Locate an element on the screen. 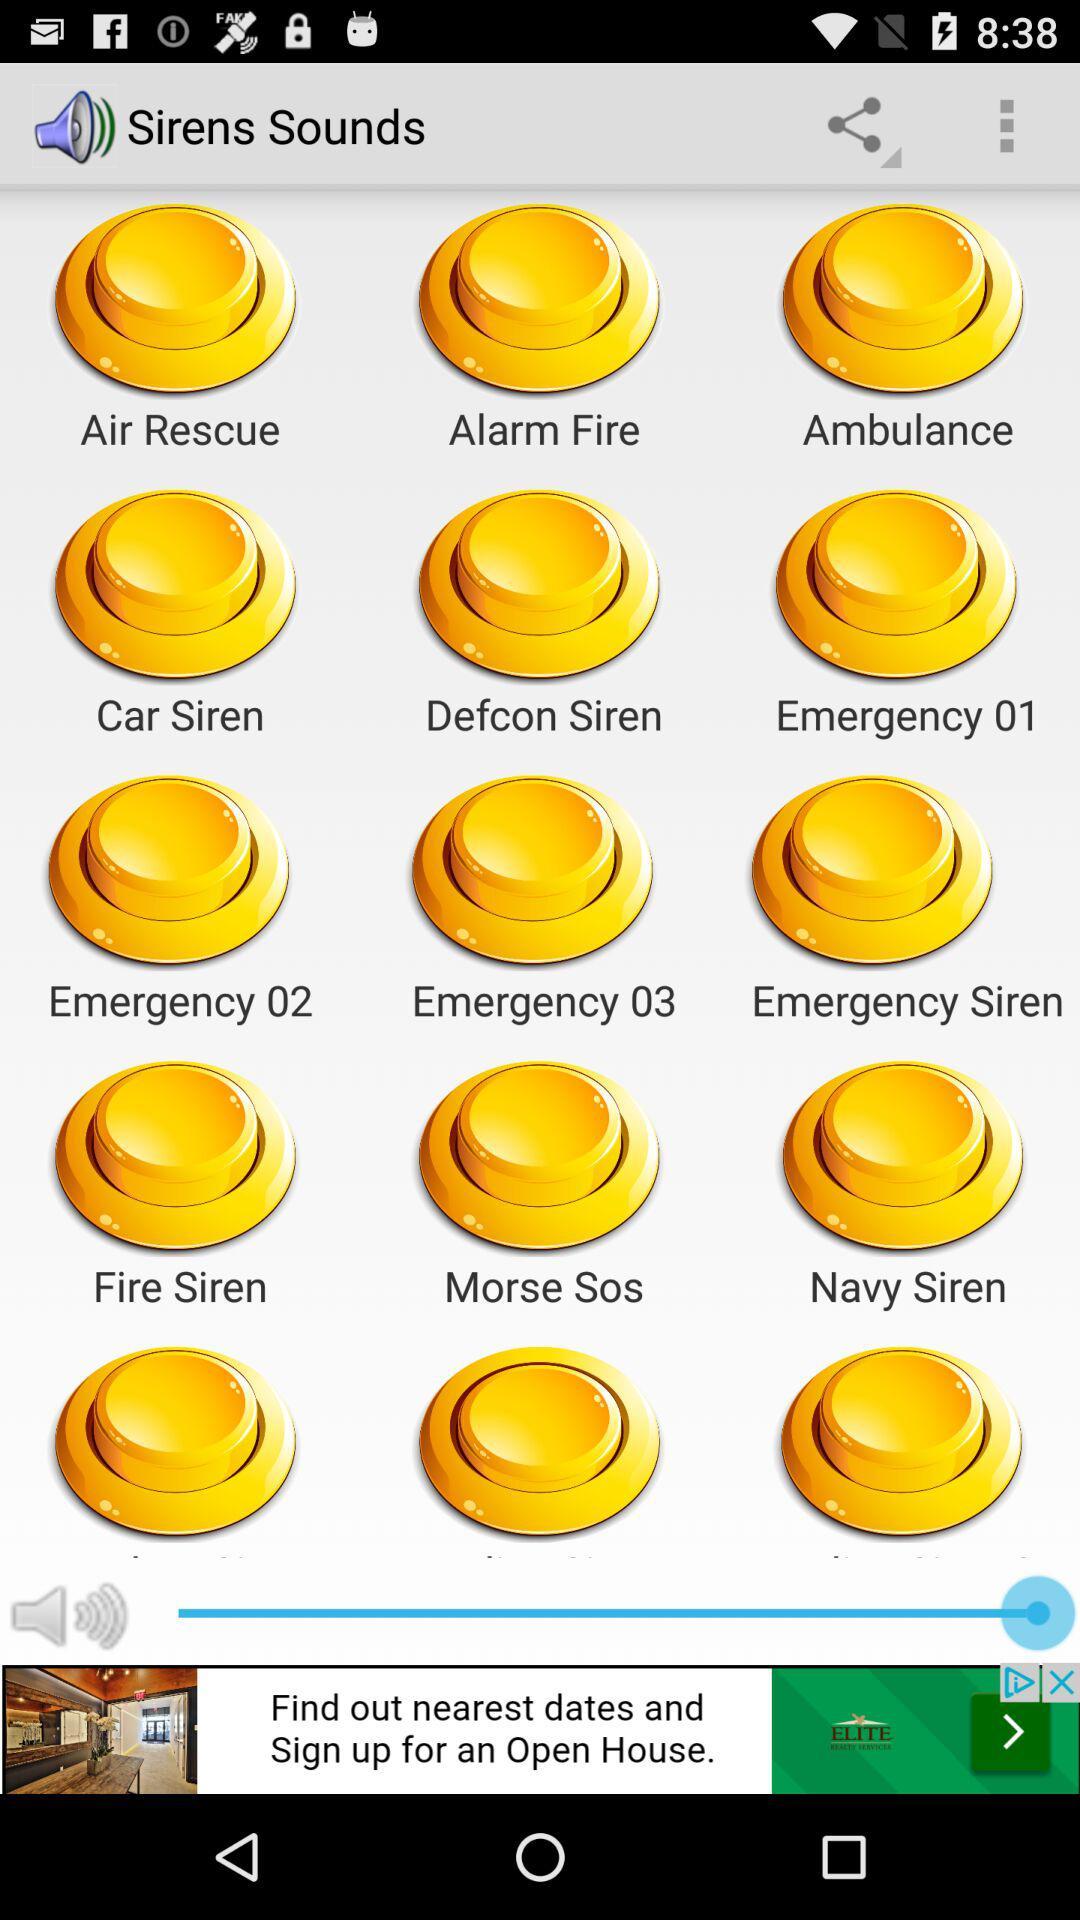 This screenshot has height=1920, width=1080. the volume icon is located at coordinates (67, 1722).